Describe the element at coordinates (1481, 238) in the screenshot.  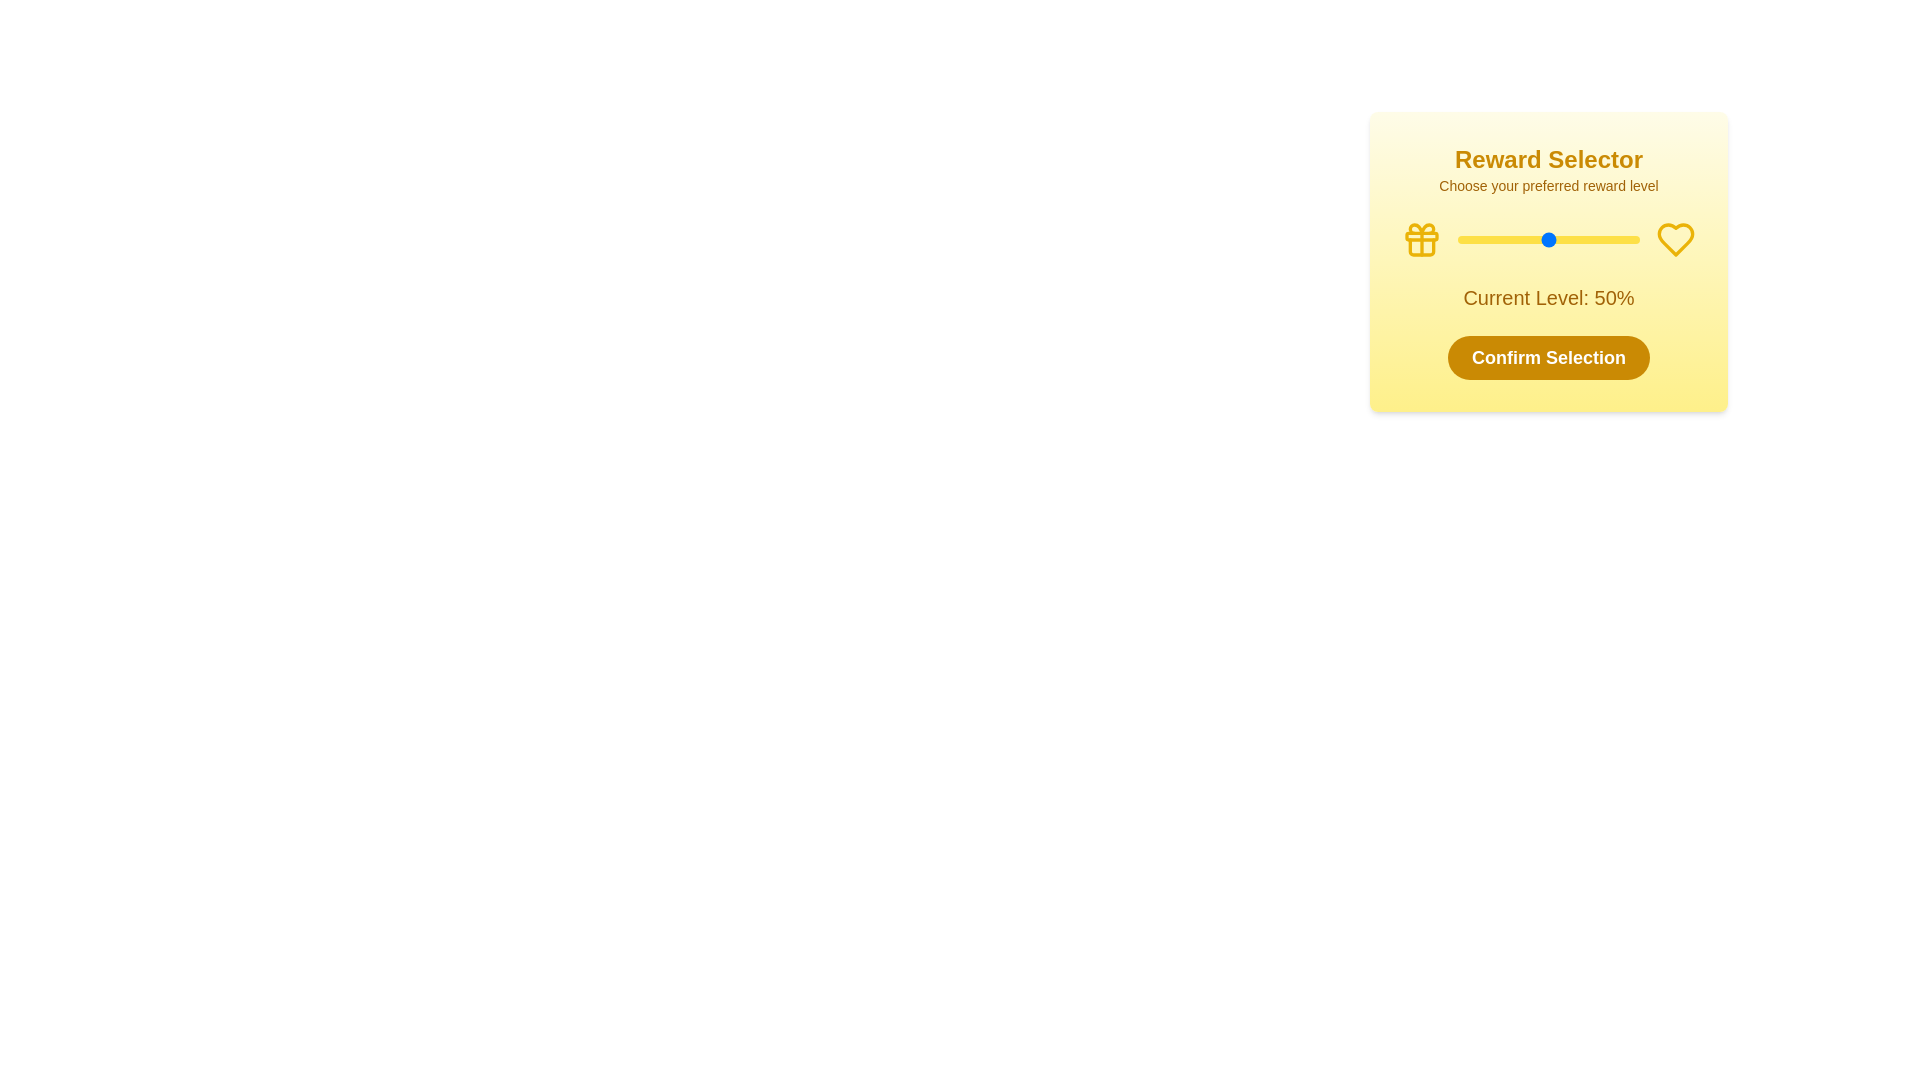
I see `the reward level` at that location.